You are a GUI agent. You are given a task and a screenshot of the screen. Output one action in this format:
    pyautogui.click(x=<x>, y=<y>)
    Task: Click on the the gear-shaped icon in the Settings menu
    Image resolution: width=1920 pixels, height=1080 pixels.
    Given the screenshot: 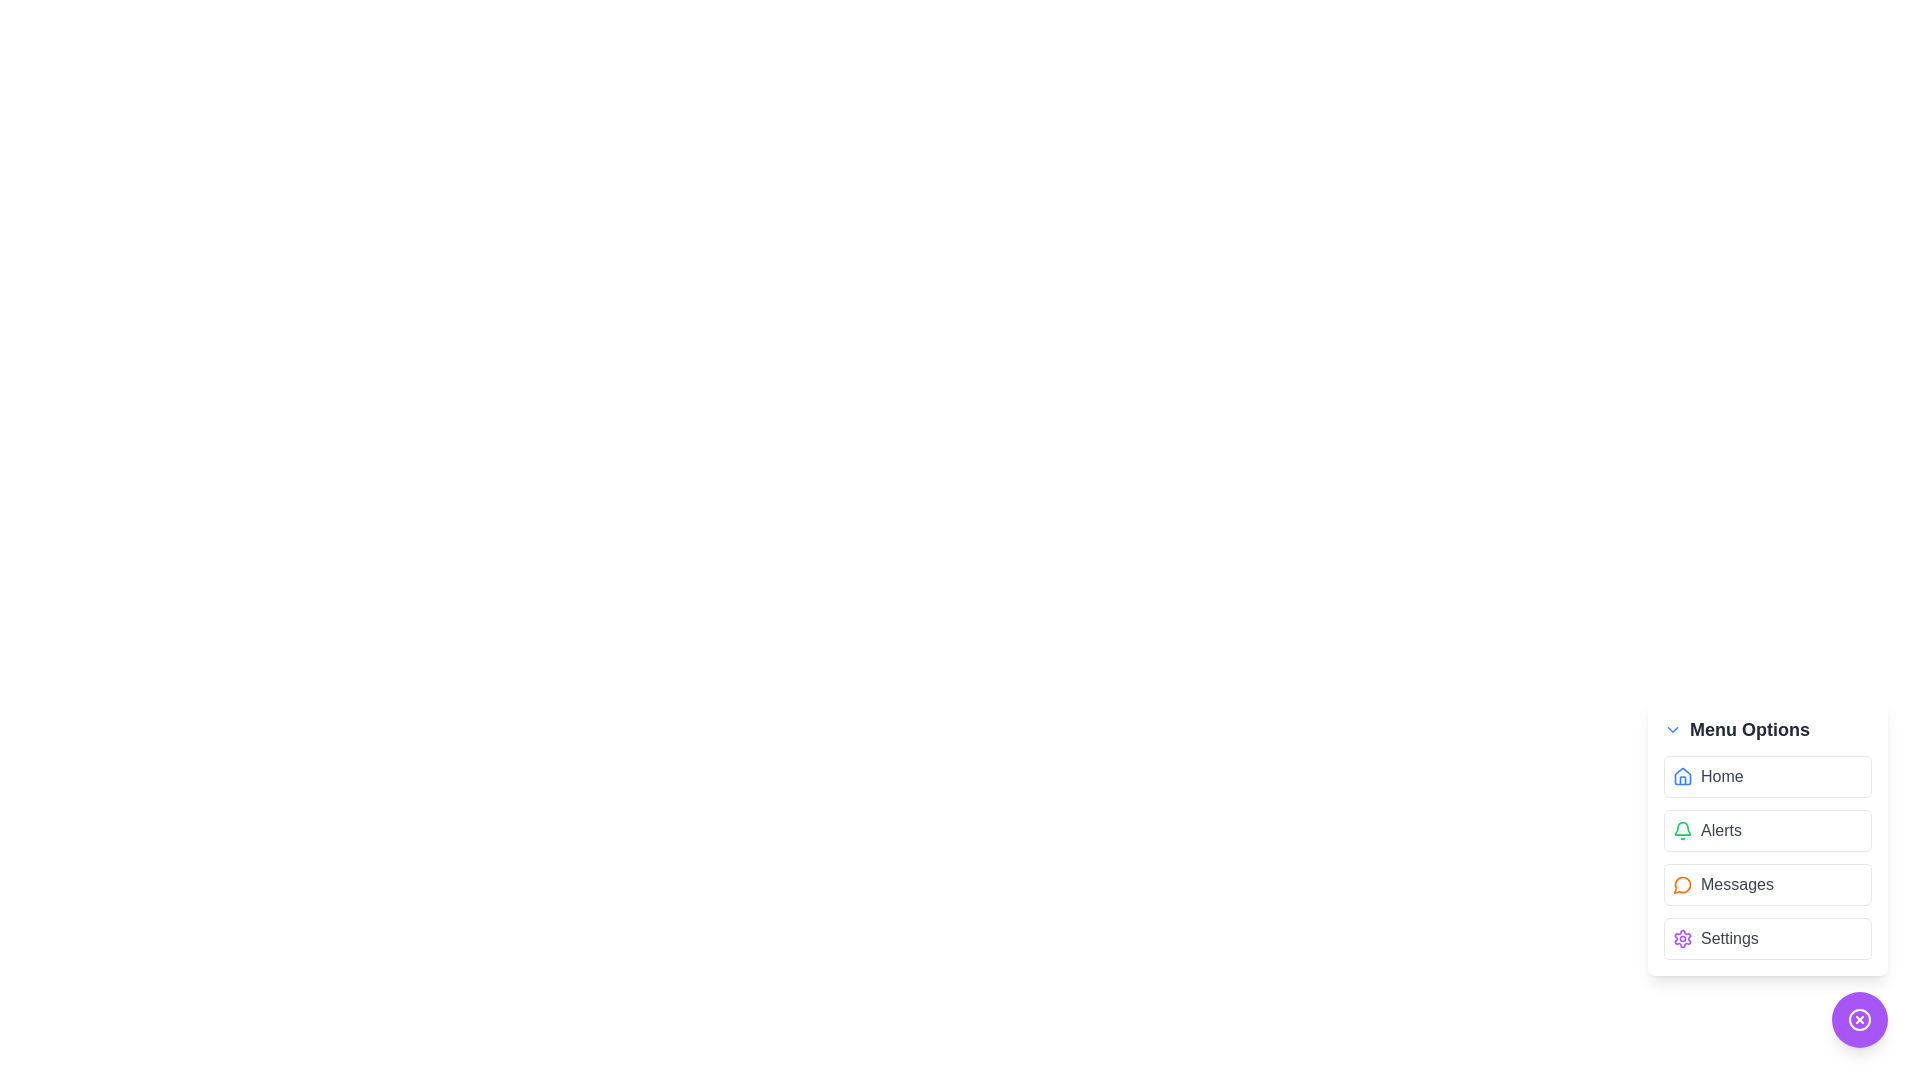 What is the action you would take?
    pyautogui.click(x=1682, y=938)
    